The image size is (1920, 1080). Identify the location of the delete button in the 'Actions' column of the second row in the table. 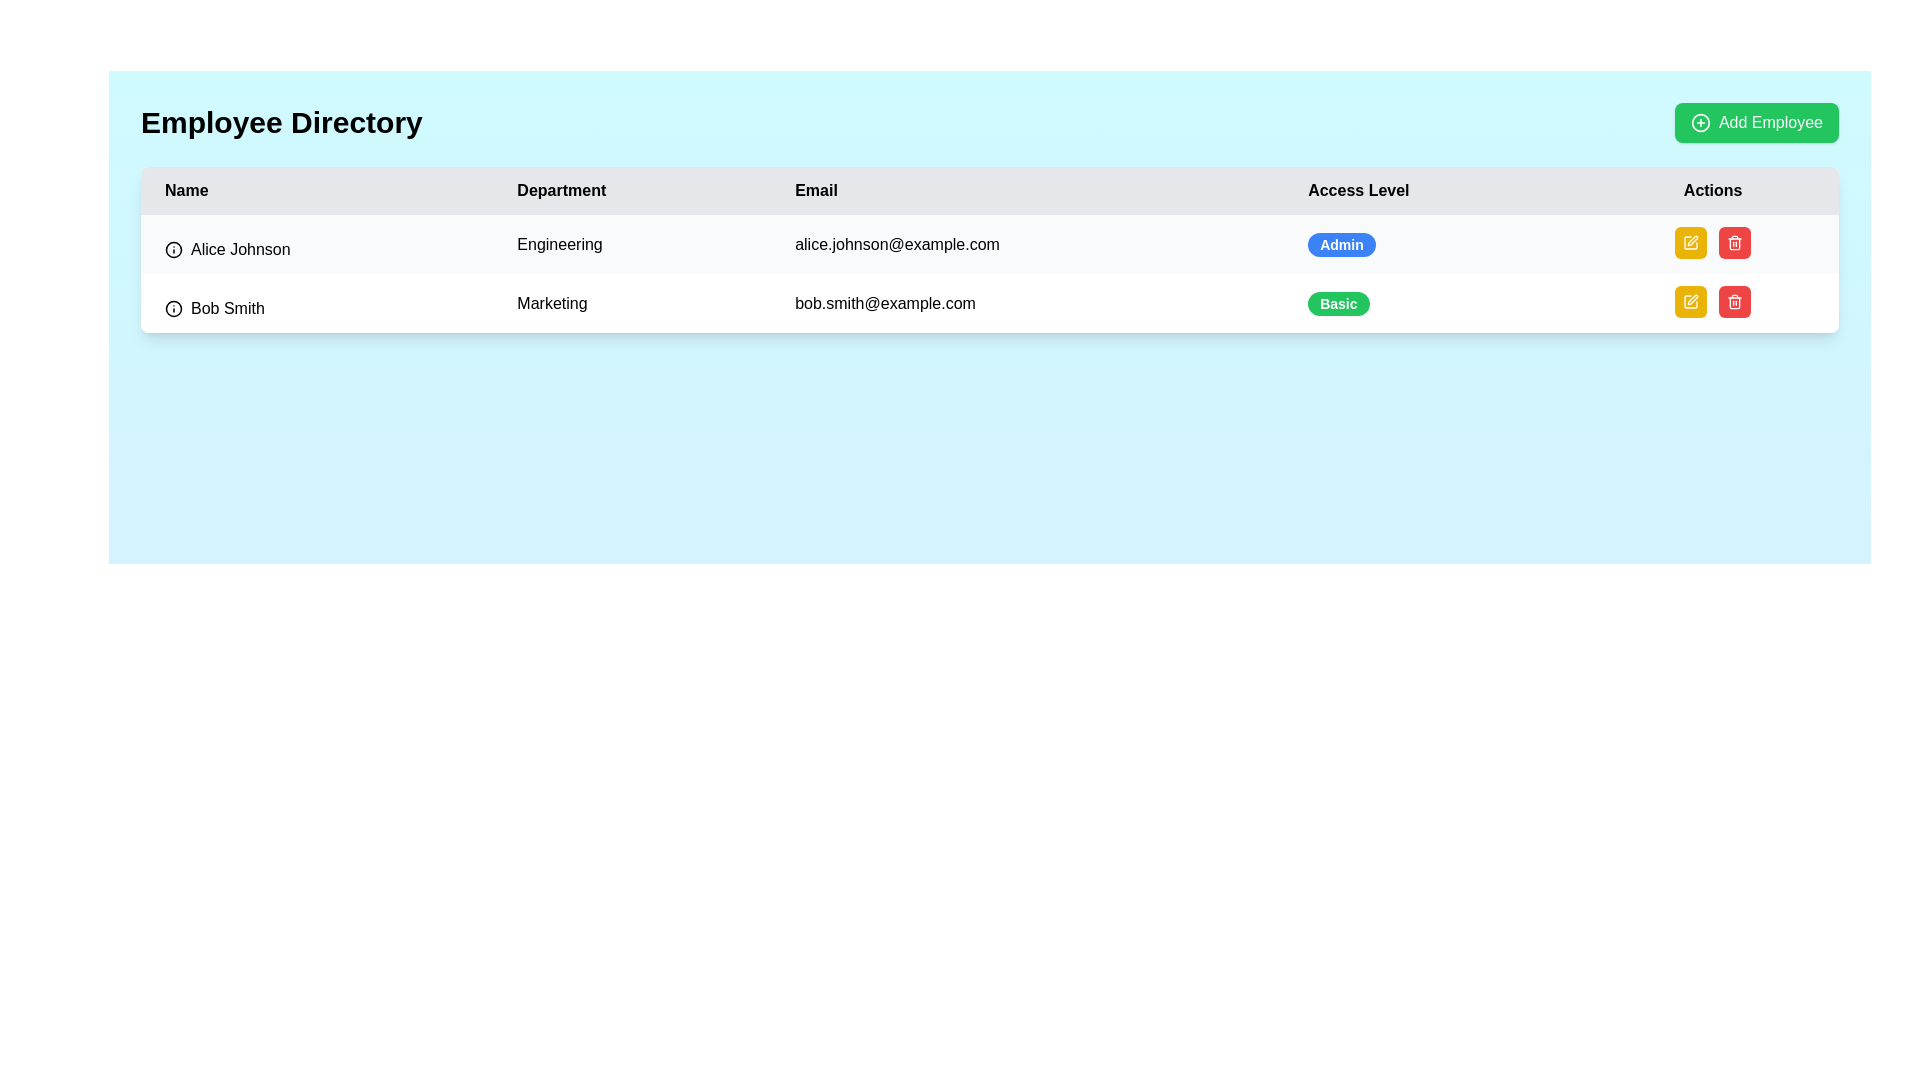
(1734, 242).